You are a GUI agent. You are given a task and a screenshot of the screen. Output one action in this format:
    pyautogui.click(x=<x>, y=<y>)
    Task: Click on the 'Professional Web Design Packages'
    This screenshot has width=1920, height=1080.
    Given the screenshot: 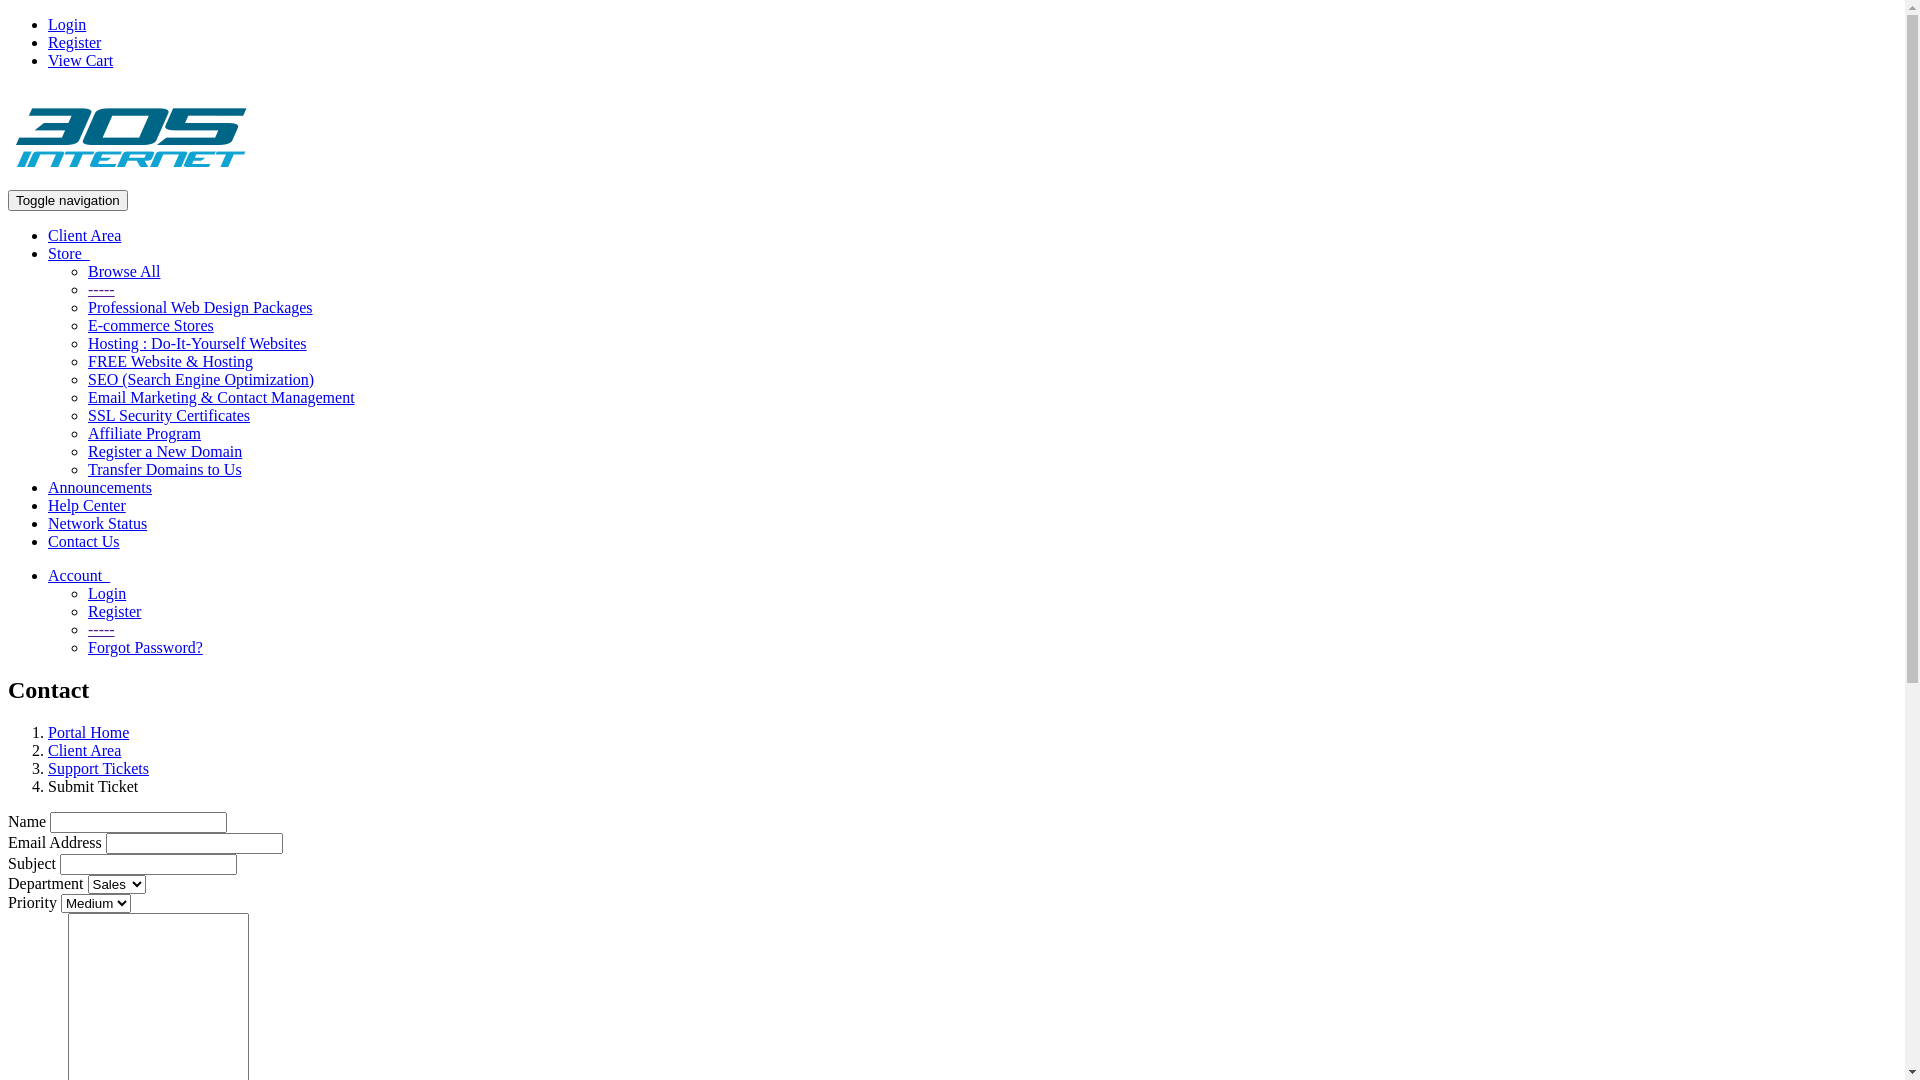 What is the action you would take?
    pyautogui.click(x=200, y=307)
    